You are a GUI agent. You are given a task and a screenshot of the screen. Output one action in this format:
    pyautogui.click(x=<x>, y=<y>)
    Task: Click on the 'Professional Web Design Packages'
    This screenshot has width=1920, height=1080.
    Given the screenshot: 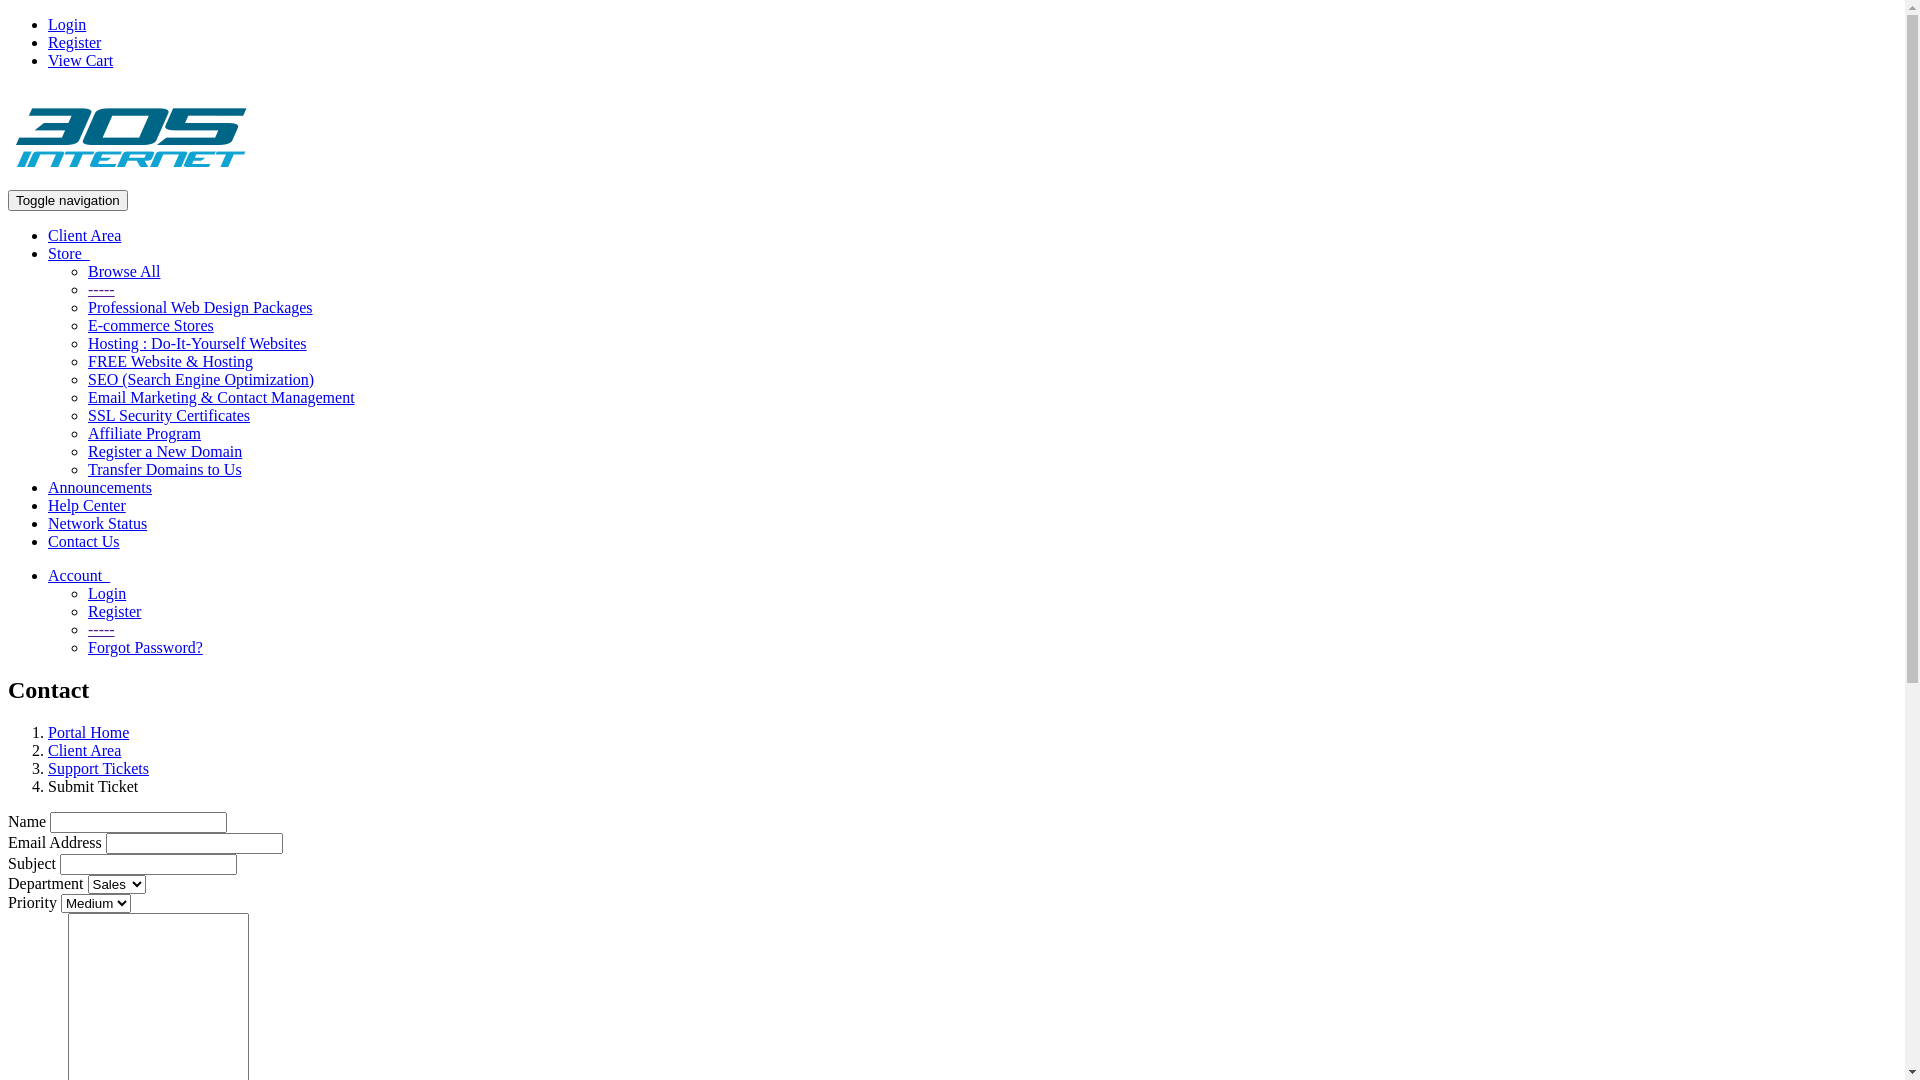 What is the action you would take?
    pyautogui.click(x=200, y=307)
    